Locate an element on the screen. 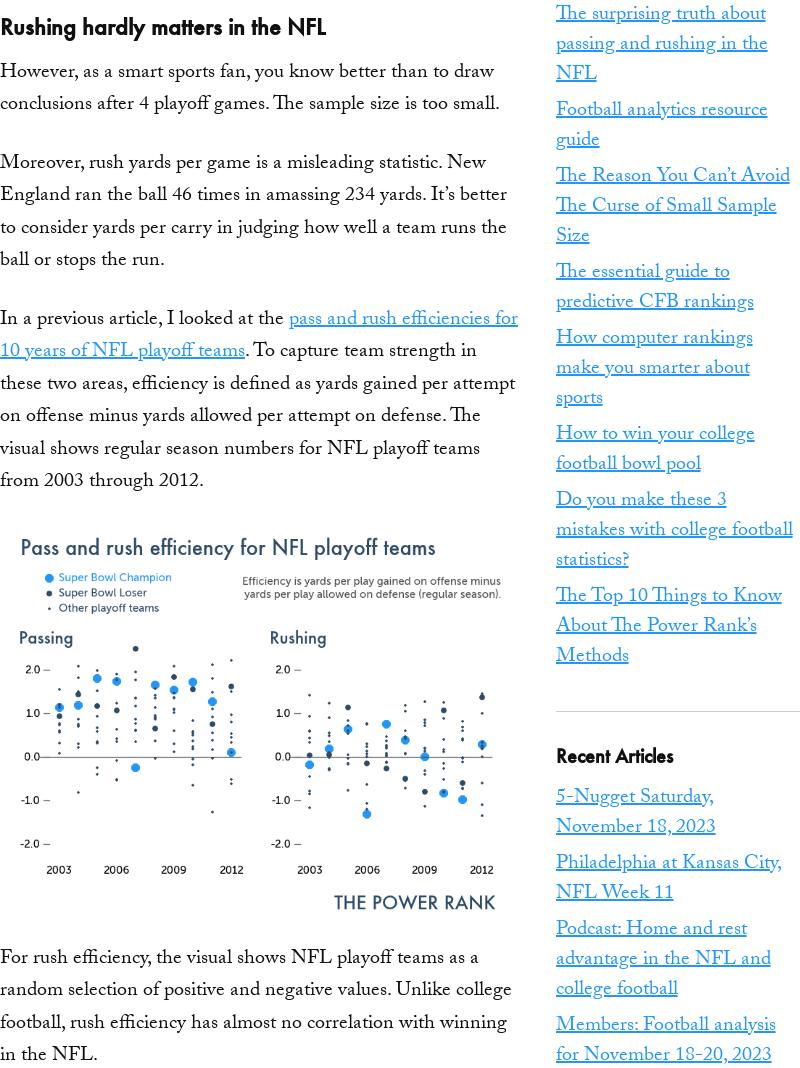  'Do you make these 3 mistakes with college football statistics?' is located at coordinates (554, 531).